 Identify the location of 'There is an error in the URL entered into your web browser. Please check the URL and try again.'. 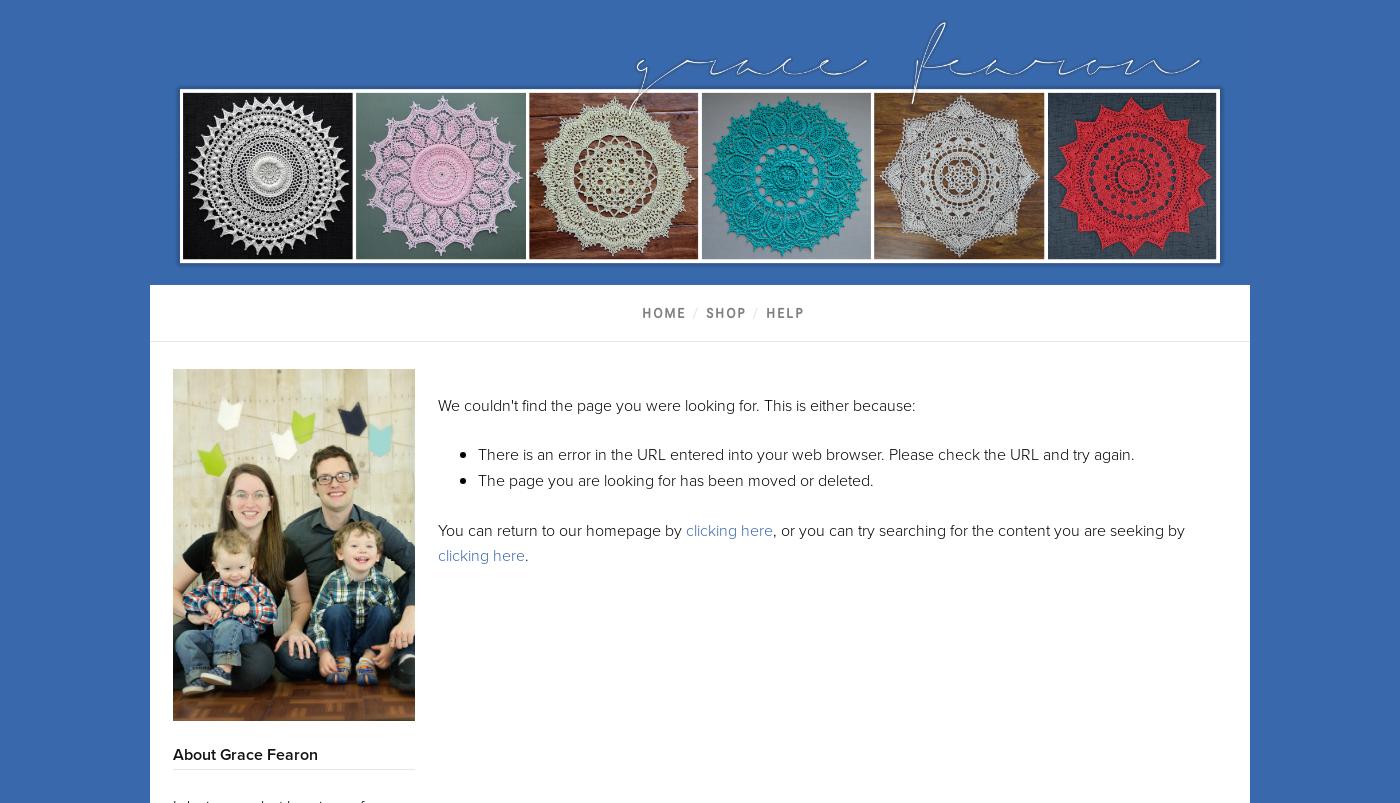
(806, 454).